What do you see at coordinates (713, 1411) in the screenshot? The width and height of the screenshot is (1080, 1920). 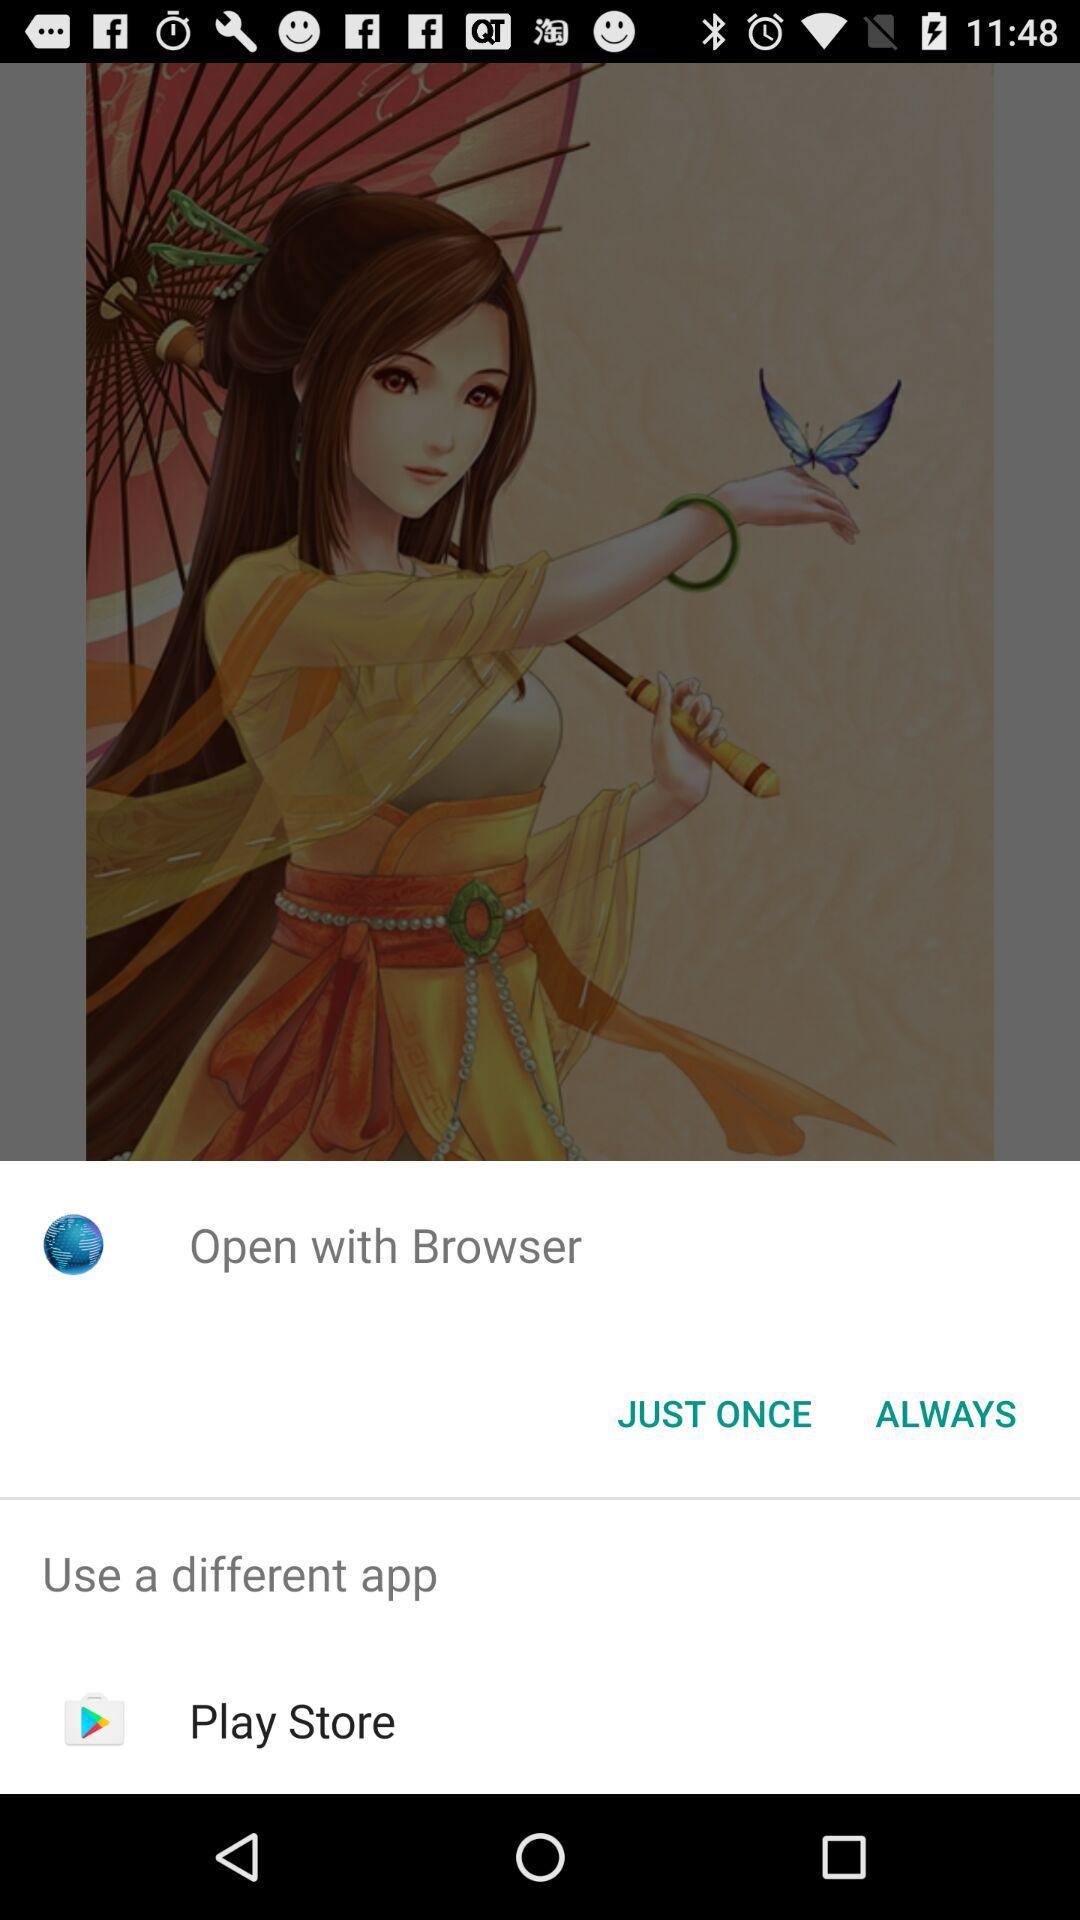 I see `item to the left of the always item` at bounding box center [713, 1411].